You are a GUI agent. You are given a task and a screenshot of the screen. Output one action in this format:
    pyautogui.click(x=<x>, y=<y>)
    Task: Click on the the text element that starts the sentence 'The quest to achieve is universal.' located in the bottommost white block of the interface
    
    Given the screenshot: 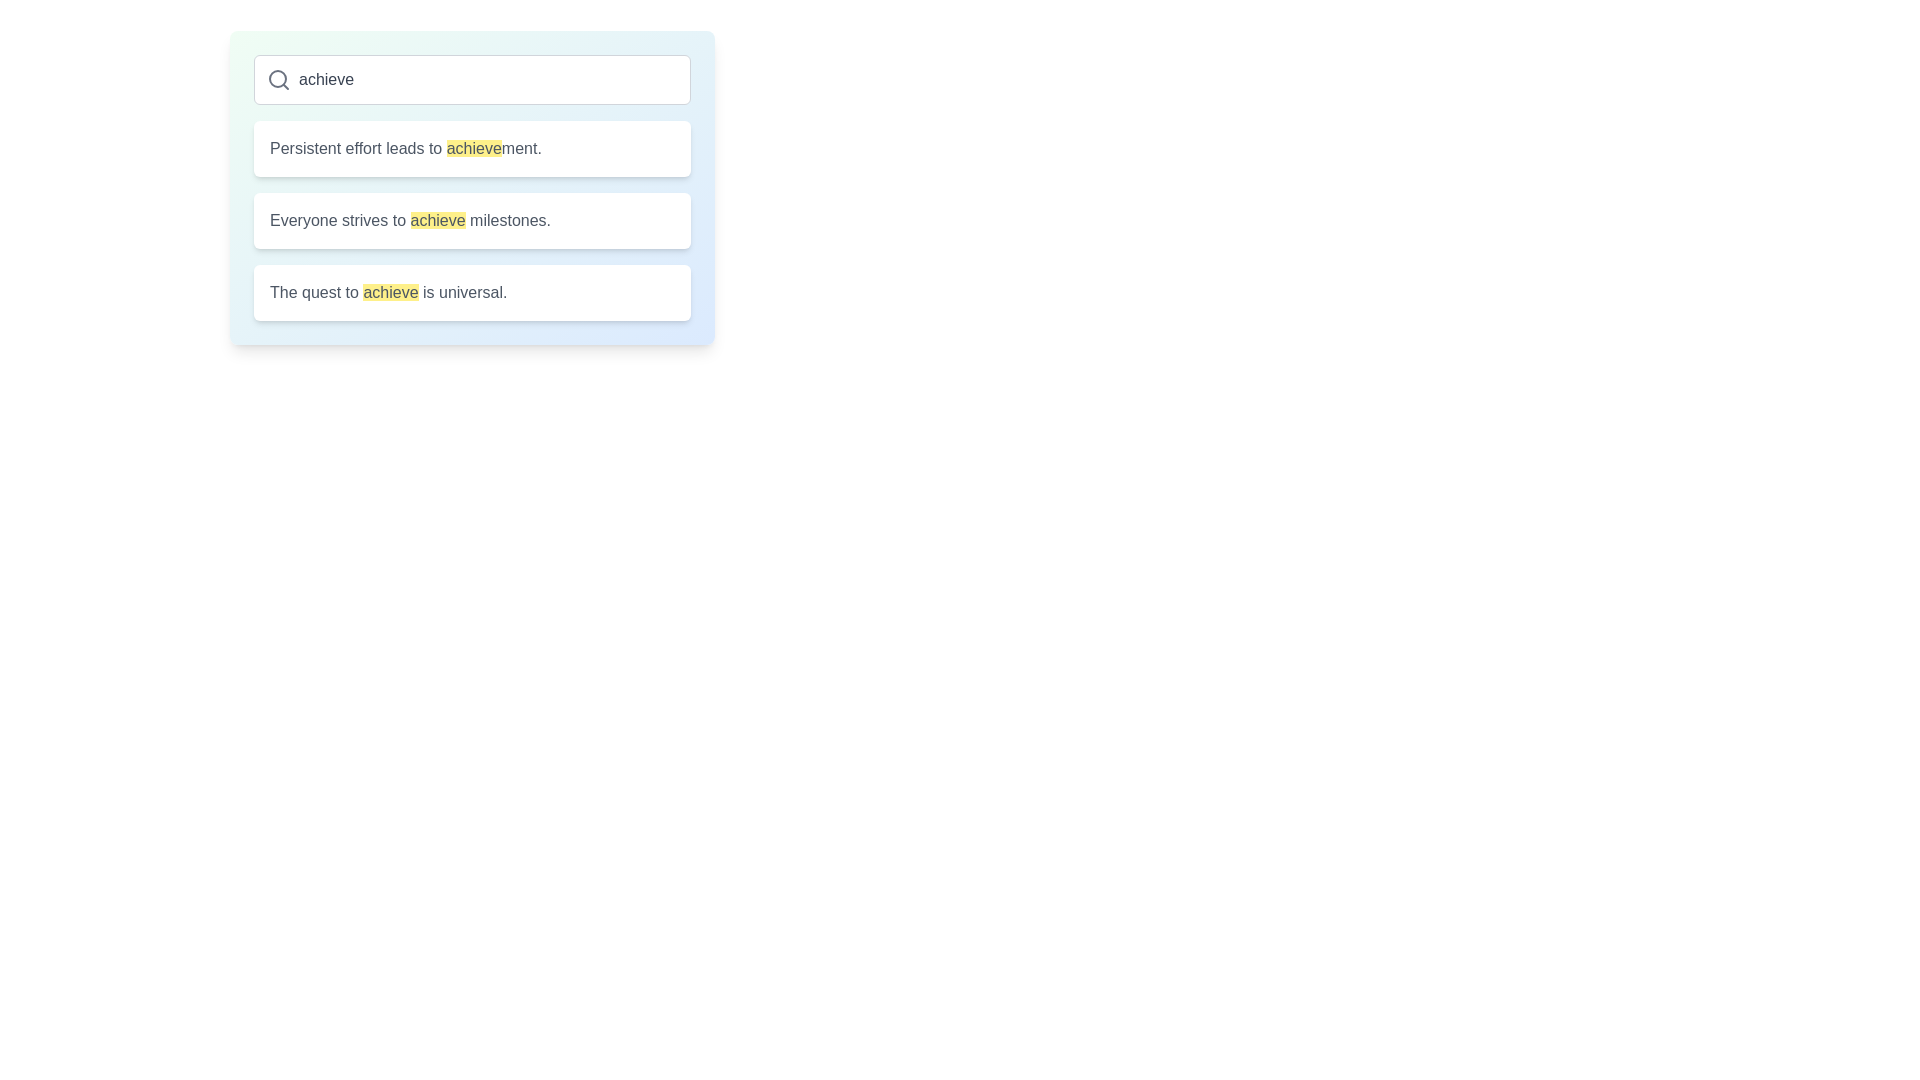 What is the action you would take?
    pyautogui.click(x=315, y=292)
    